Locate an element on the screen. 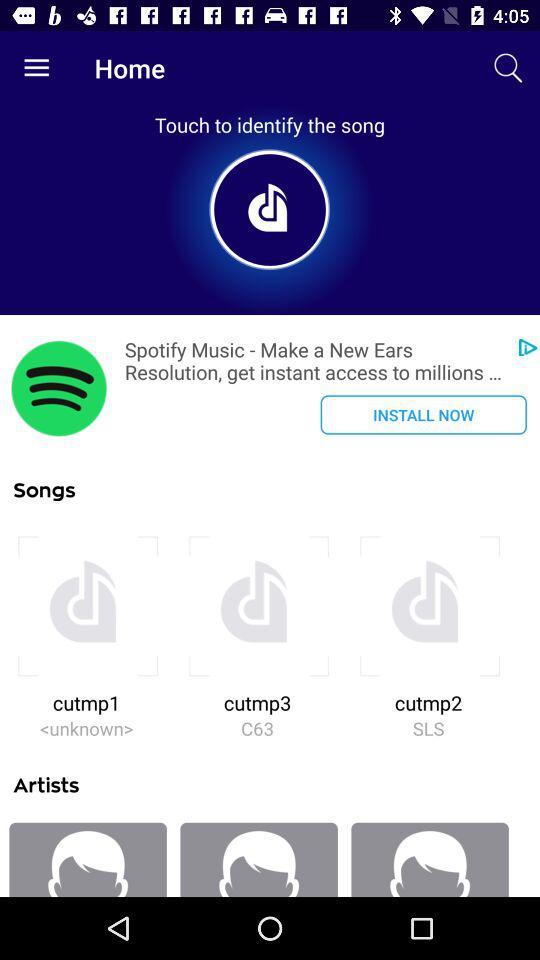 The height and width of the screenshot is (960, 540). icon next to home is located at coordinates (508, 68).